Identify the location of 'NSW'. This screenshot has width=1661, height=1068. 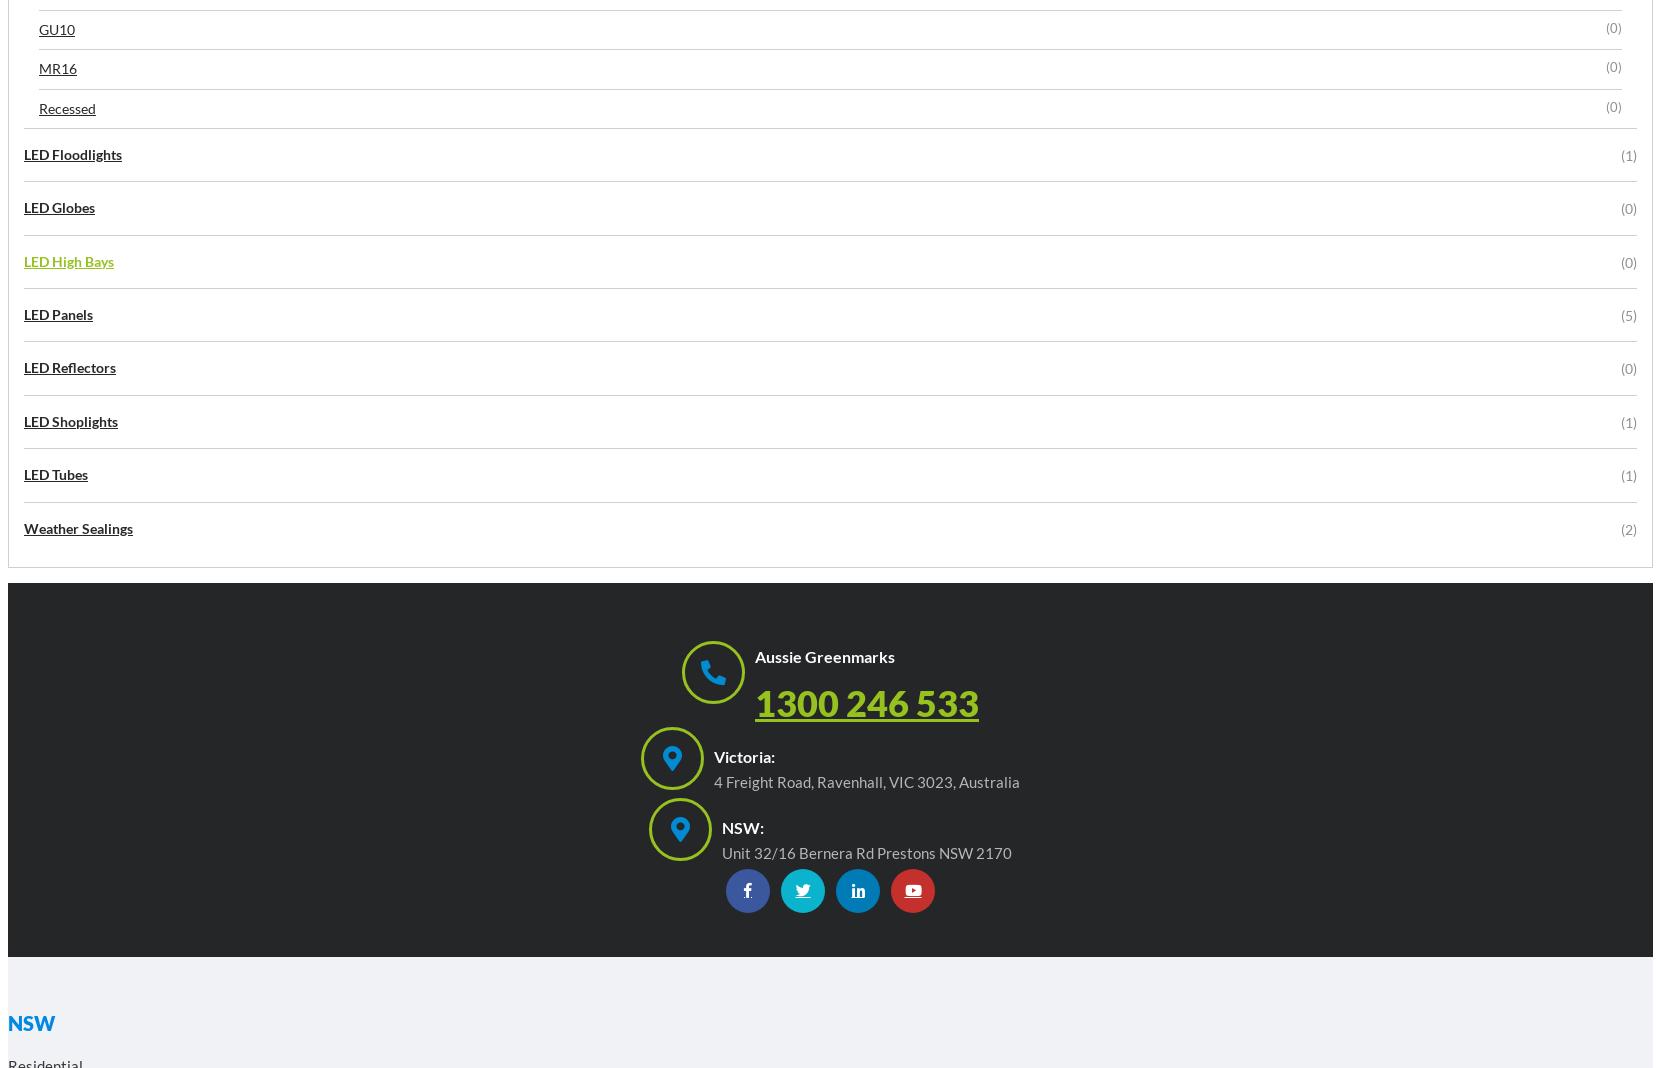
(6, 1021).